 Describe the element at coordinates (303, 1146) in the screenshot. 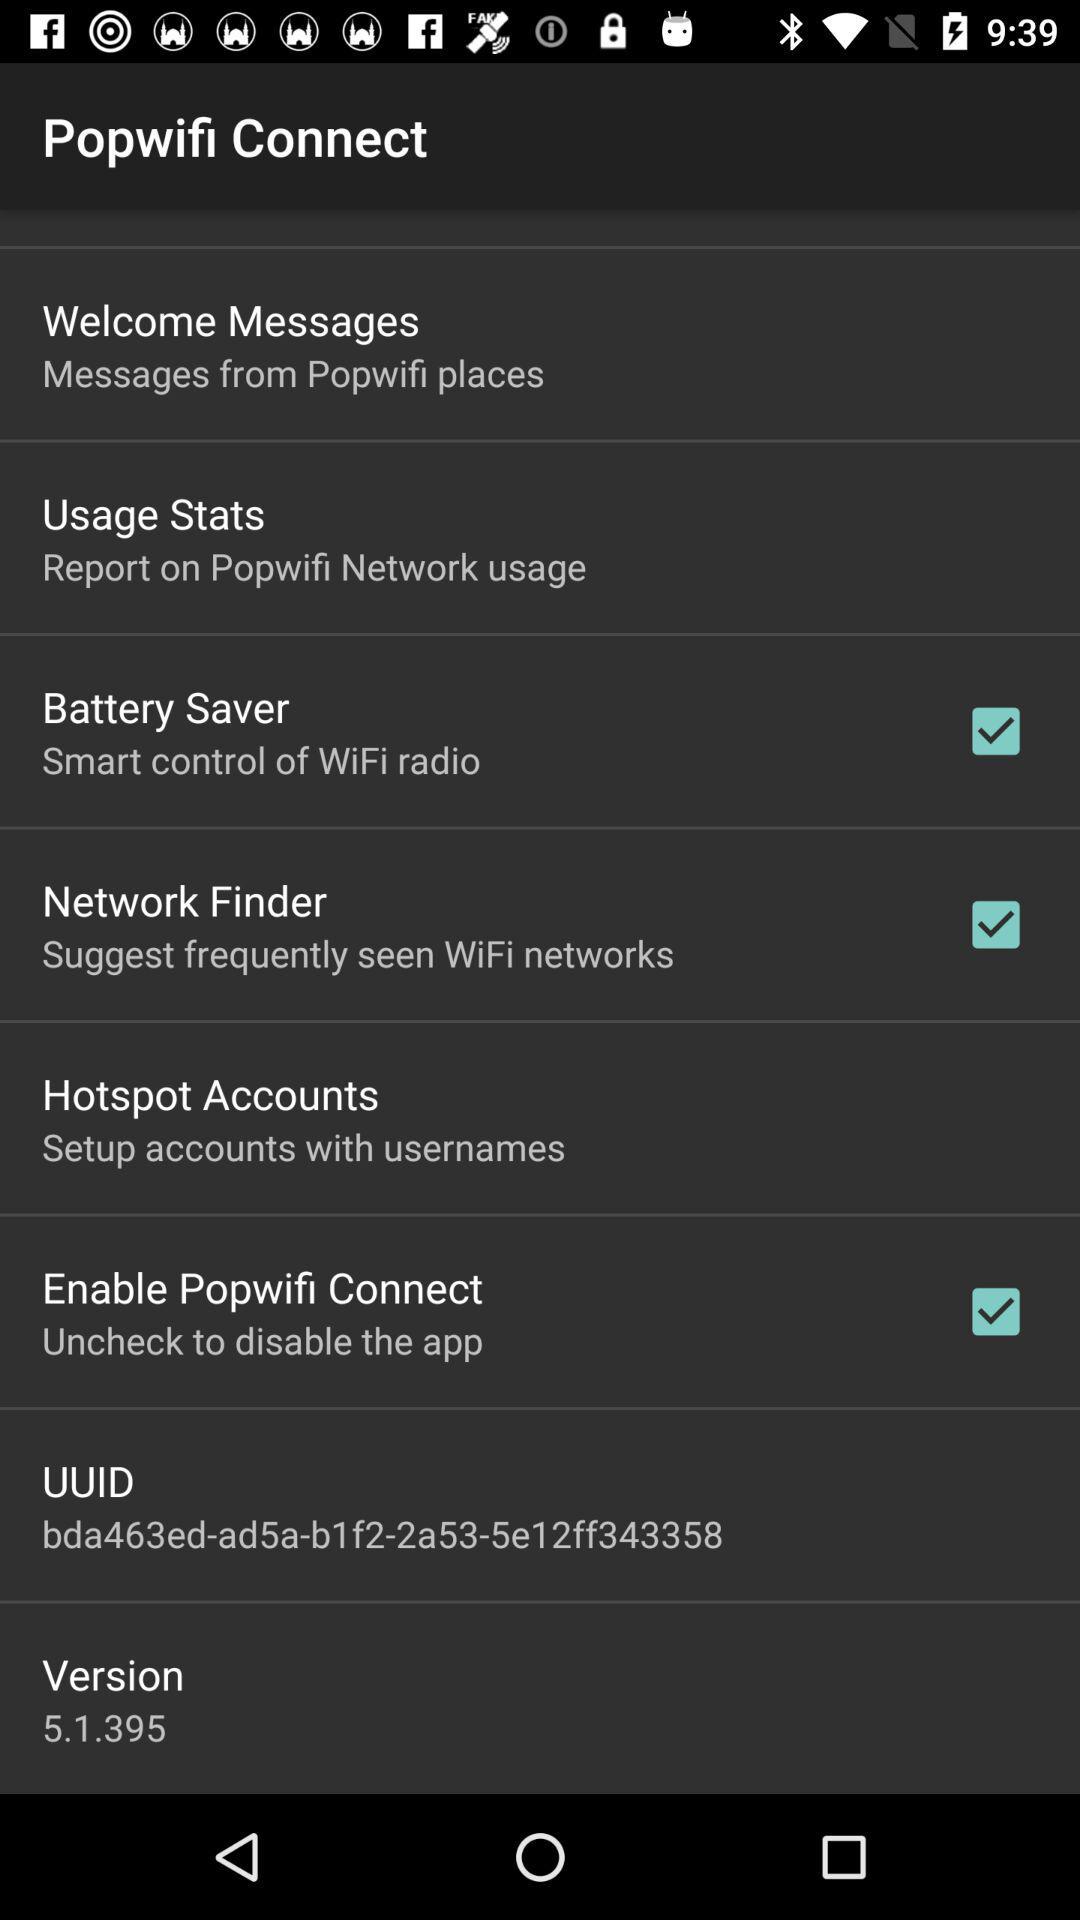

I see `the icon above the enable popwifi connect item` at that location.